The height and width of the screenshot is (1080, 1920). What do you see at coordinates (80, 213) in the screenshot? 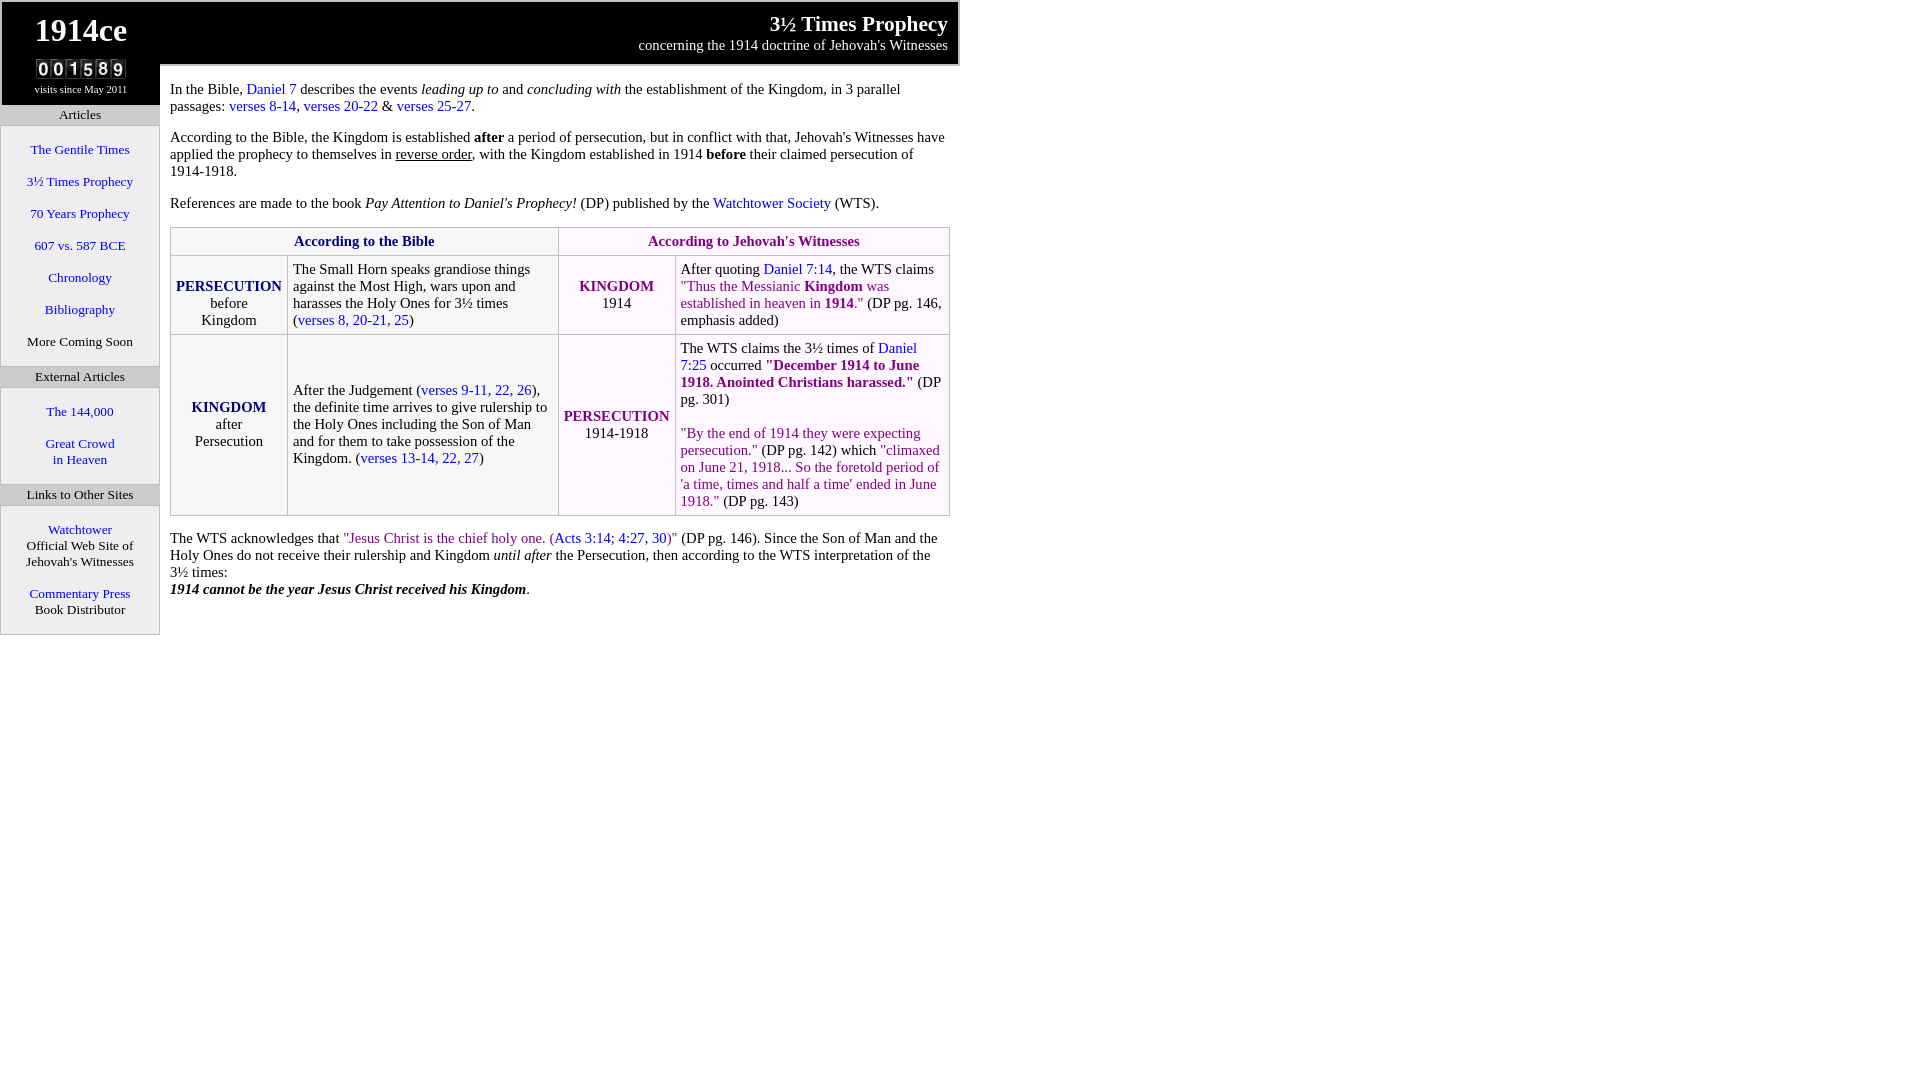
I see `'70 Years Prophecy'` at bounding box center [80, 213].